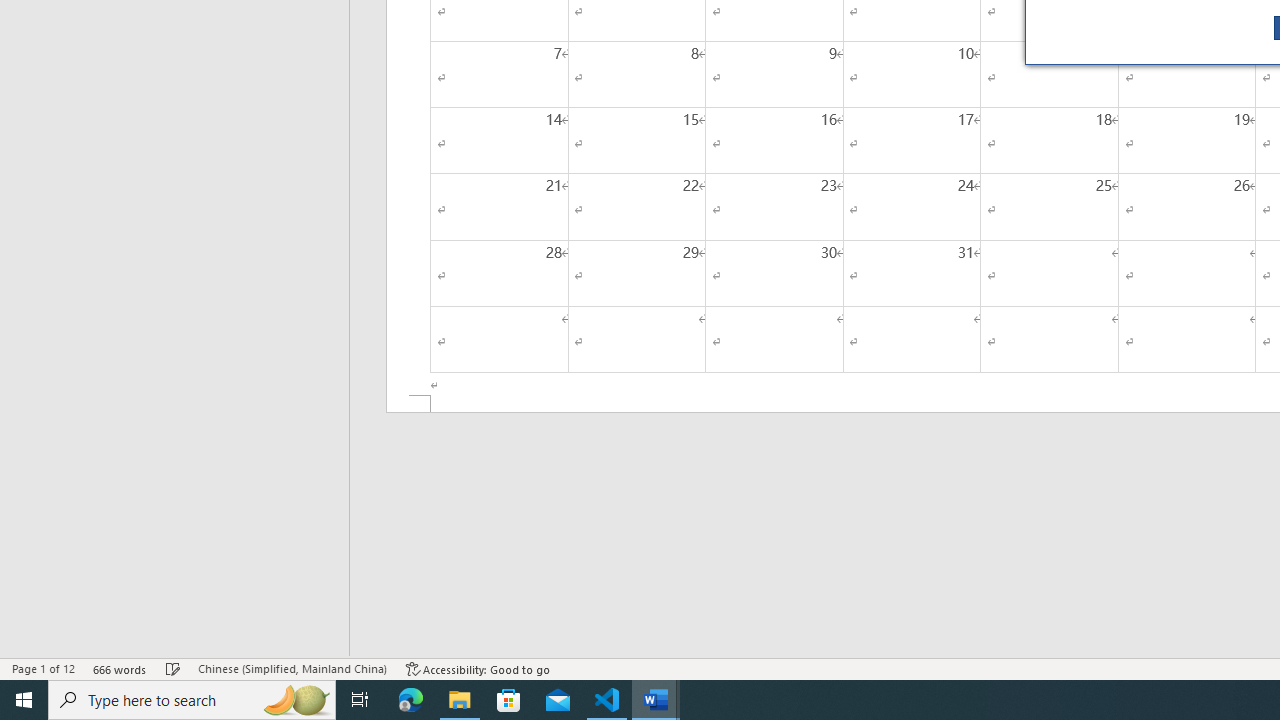  I want to click on 'Page Number Page 1 of 12', so click(43, 669).